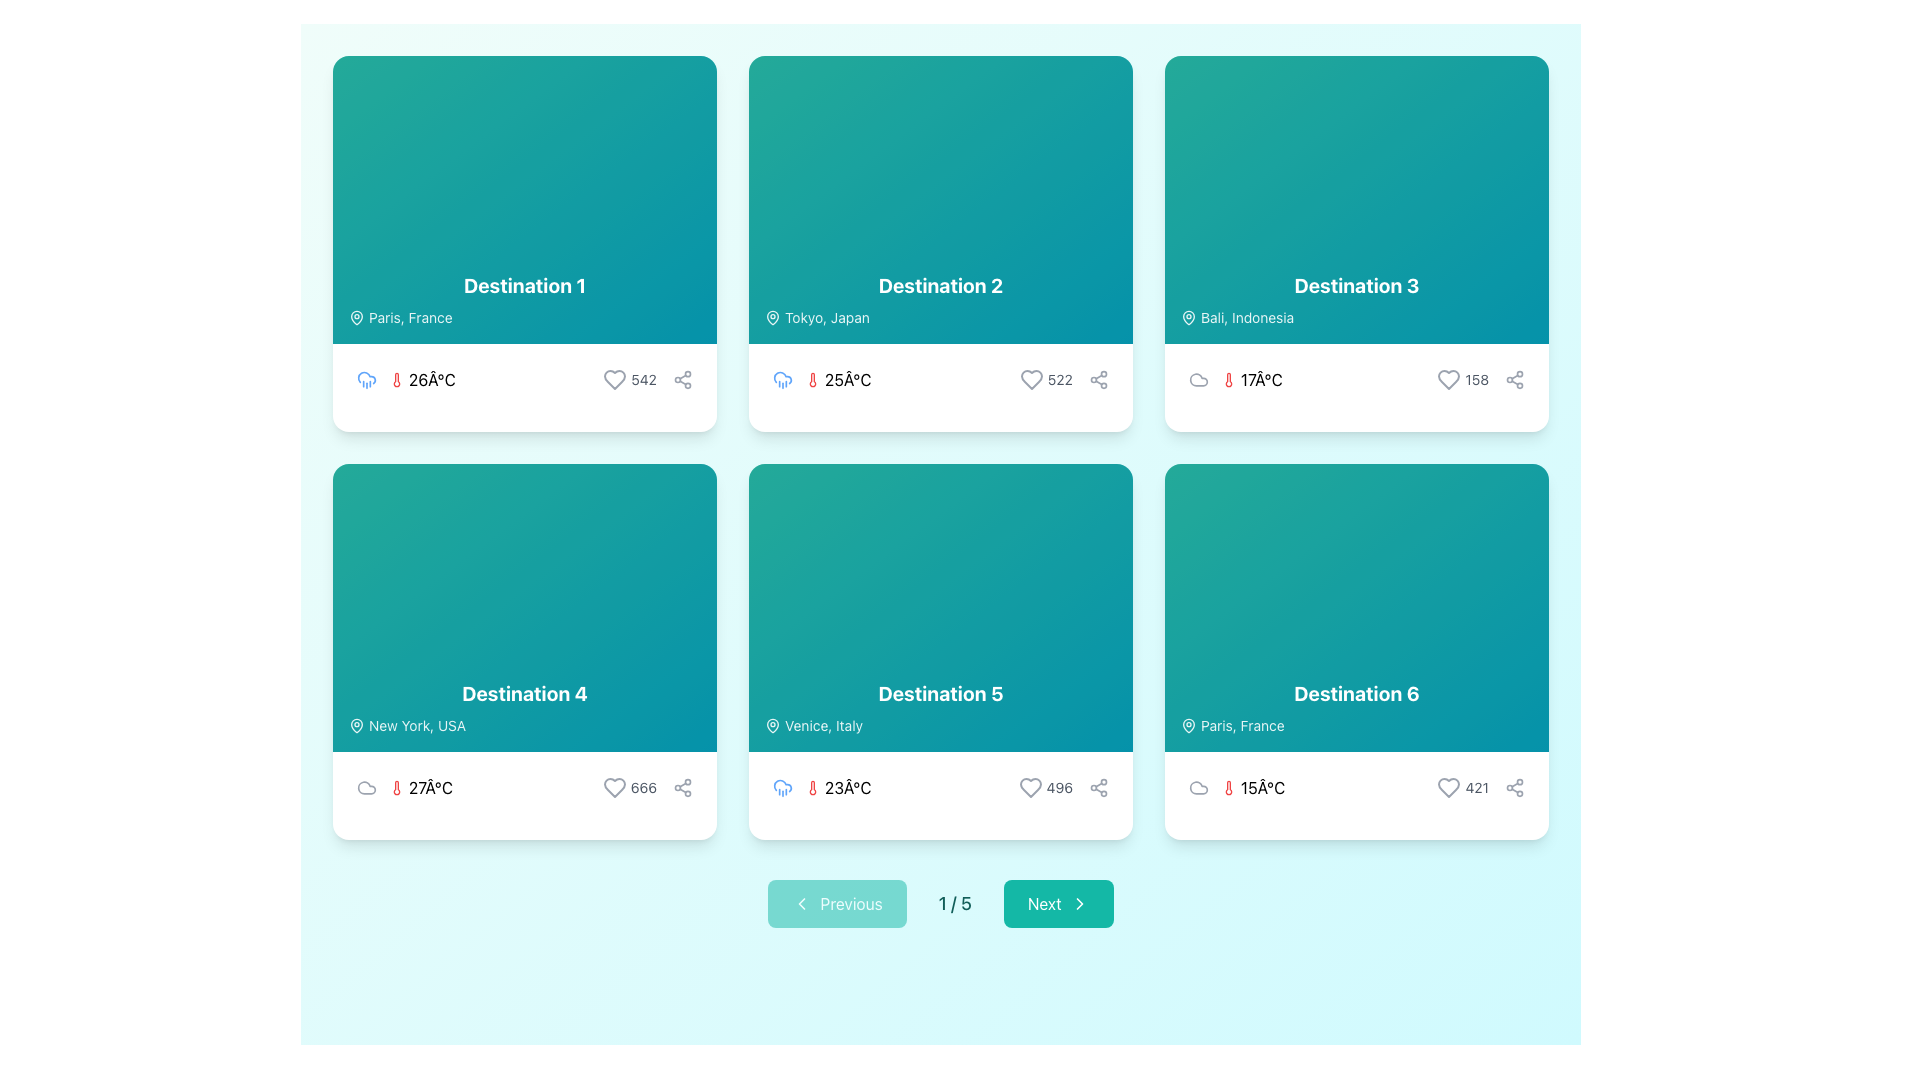 This screenshot has height=1080, width=1920. Describe the element at coordinates (1058, 786) in the screenshot. I see `text displayed on the count label located to the right of the heart icon in the bottom-right section of the 'Destination 5' card` at that location.